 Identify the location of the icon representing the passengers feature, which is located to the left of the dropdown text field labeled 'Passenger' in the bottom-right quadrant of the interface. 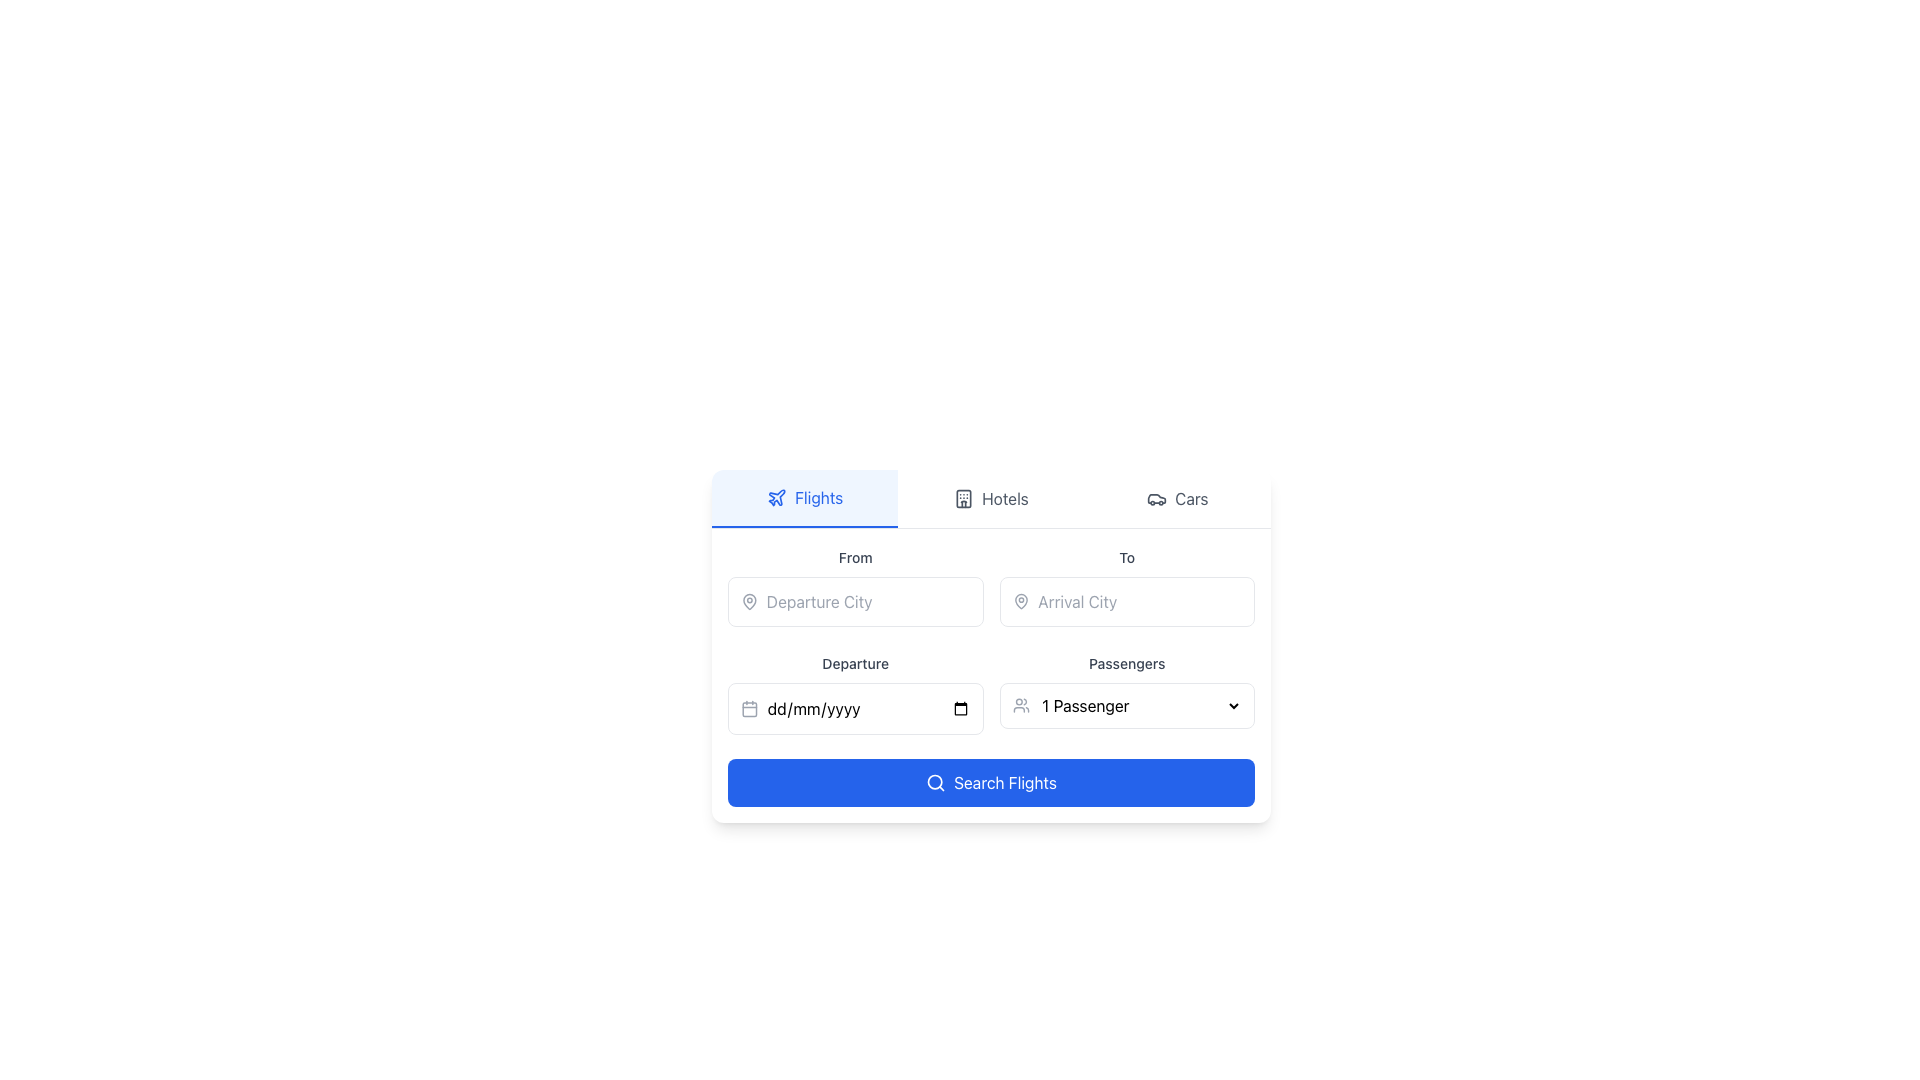
(1021, 704).